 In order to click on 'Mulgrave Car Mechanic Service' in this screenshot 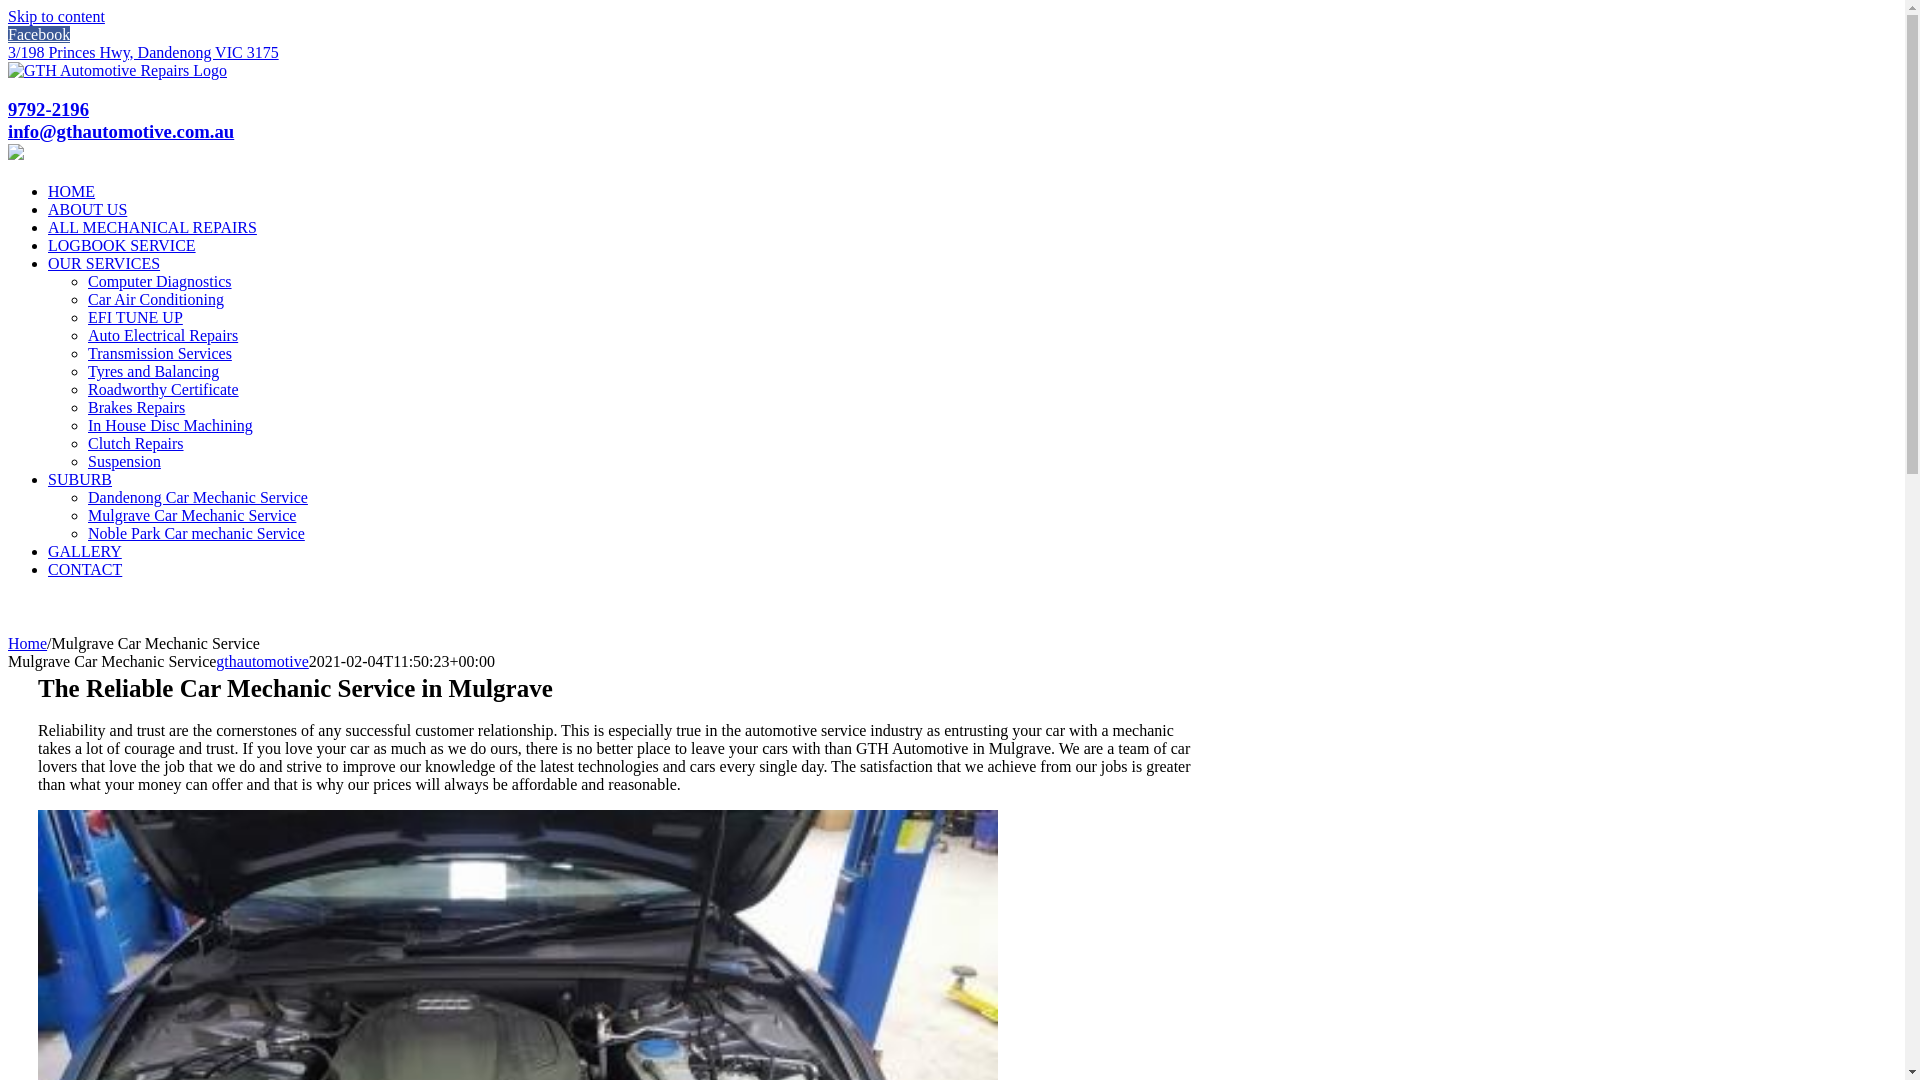, I will do `click(192, 514)`.